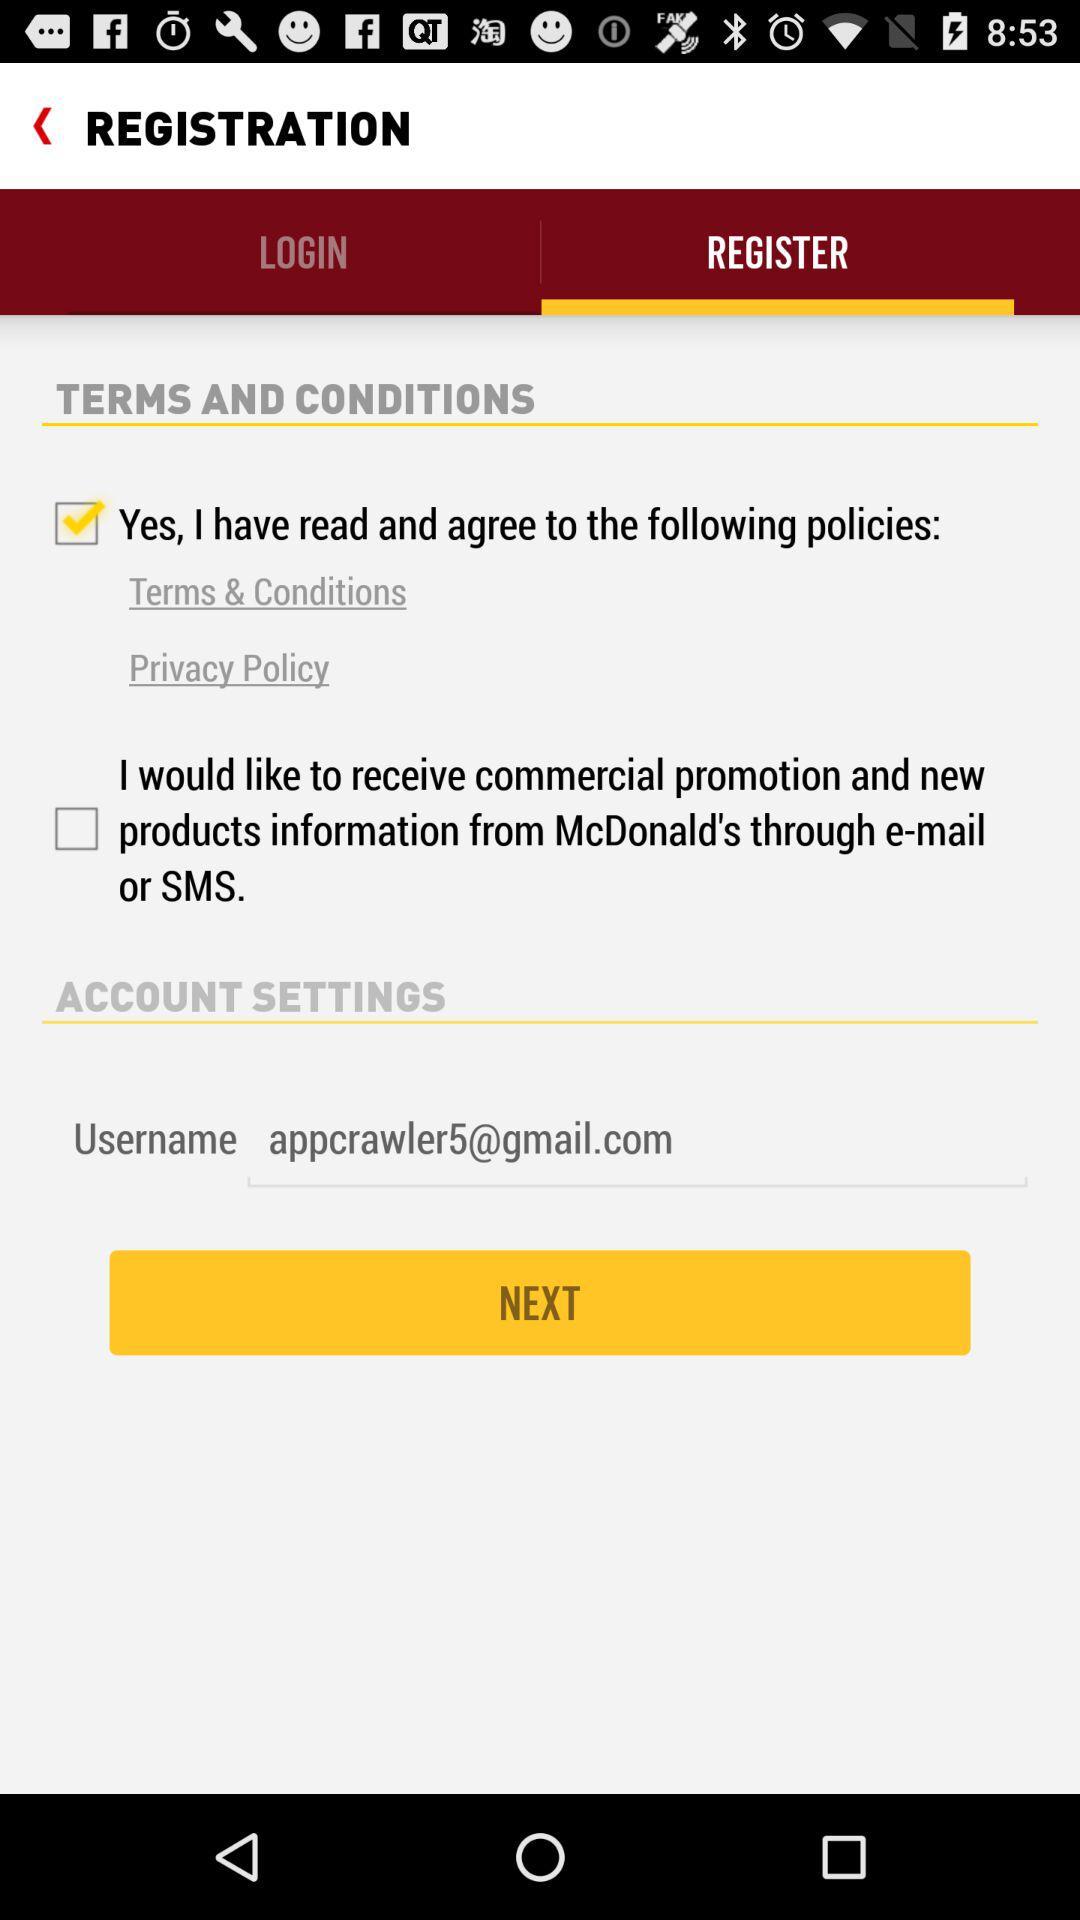  What do you see at coordinates (637, 1138) in the screenshot?
I see `icon next to the username icon` at bounding box center [637, 1138].